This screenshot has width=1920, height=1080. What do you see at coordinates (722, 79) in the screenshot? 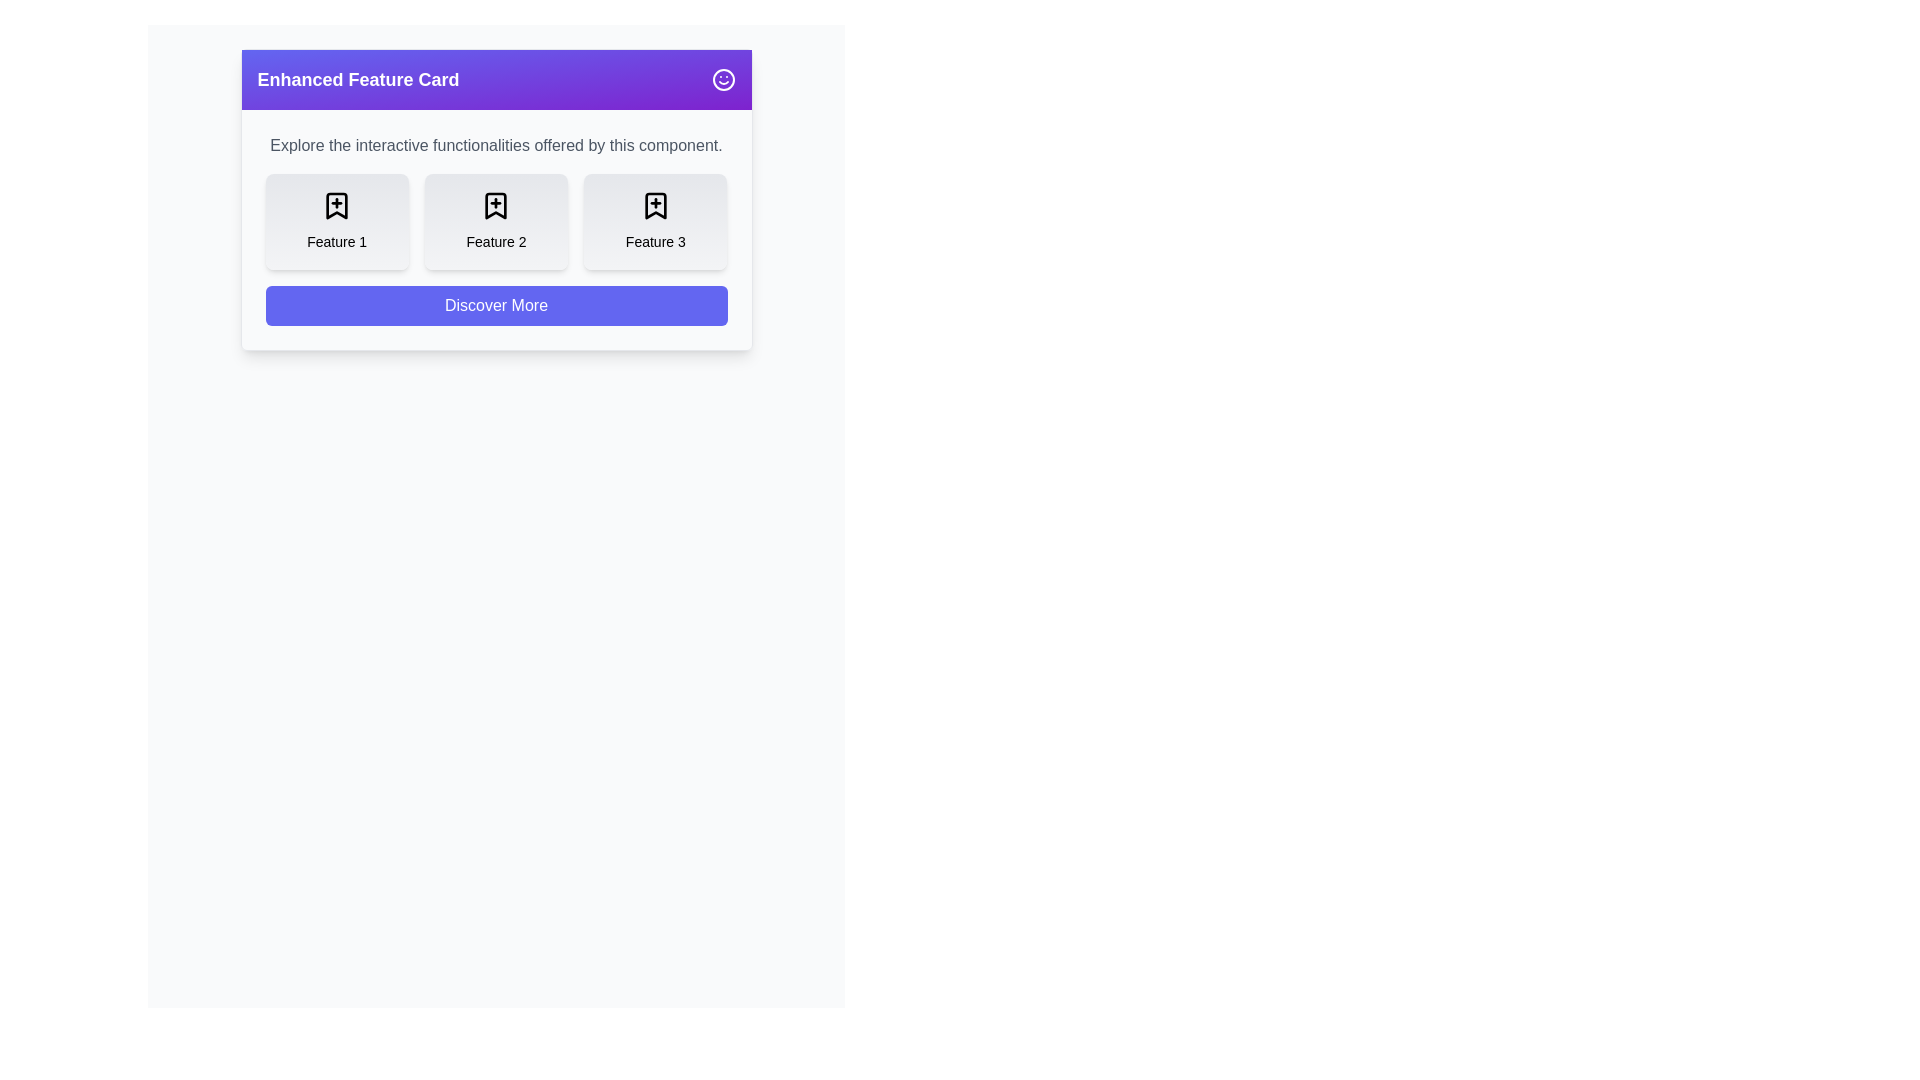
I see `the circular smiley face icon located in the top-right corner of the 'Enhanced Feature Card'` at bounding box center [722, 79].